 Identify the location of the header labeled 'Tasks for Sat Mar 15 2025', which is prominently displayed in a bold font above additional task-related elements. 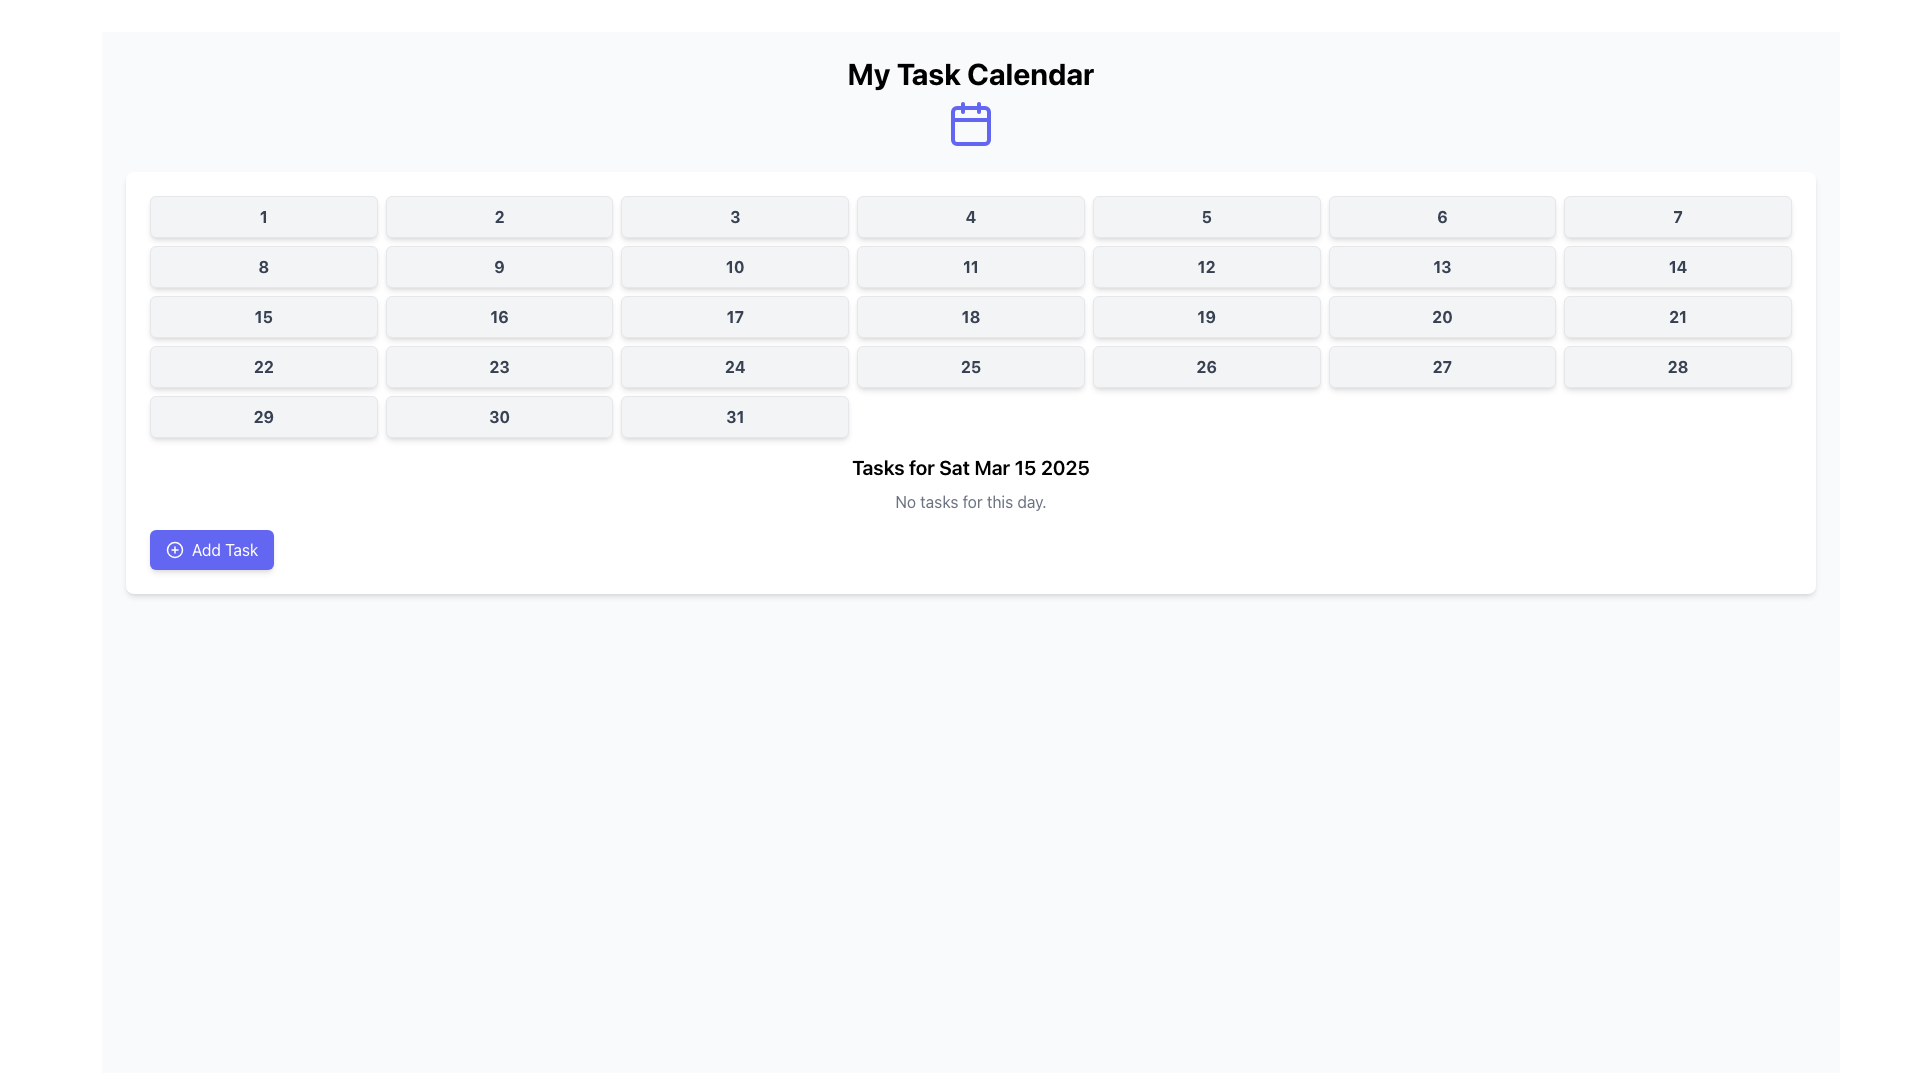
(970, 467).